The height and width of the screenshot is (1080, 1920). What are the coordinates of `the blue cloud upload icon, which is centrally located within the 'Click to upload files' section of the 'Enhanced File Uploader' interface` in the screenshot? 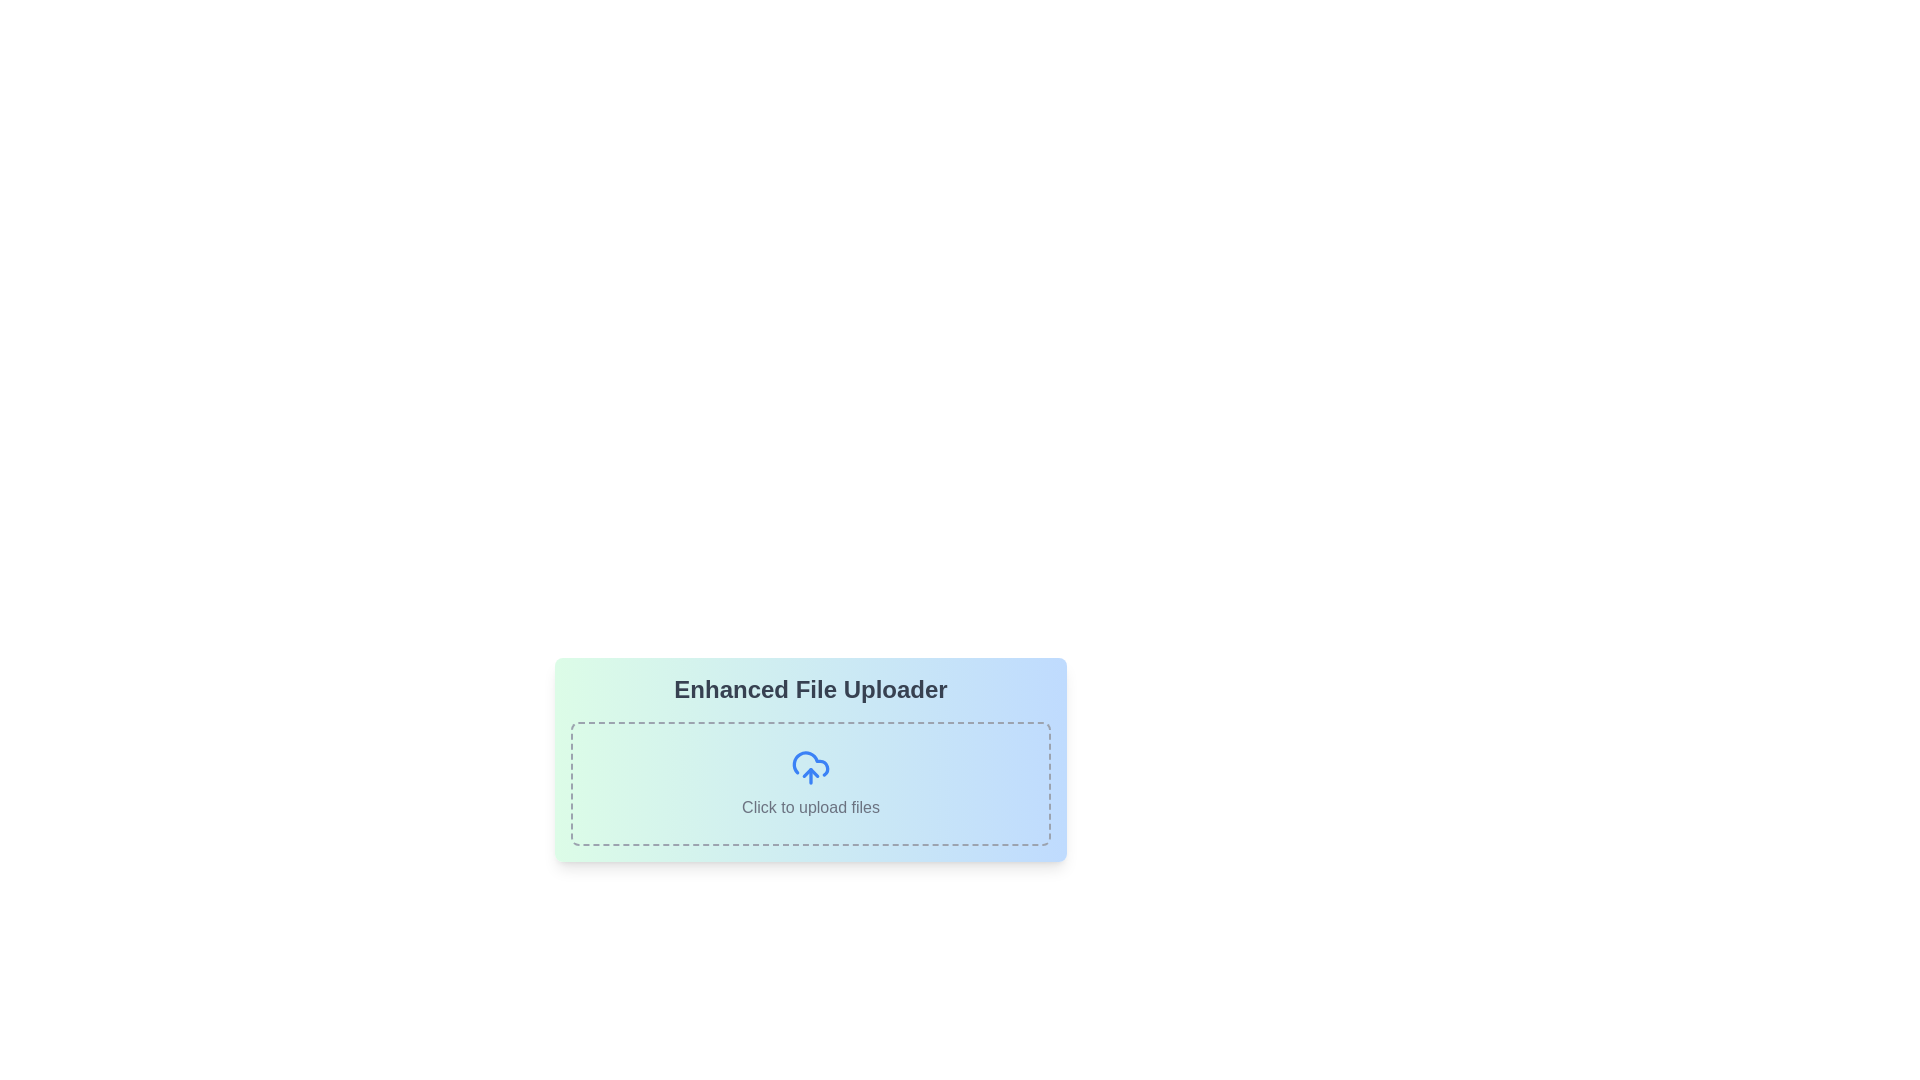 It's located at (811, 766).